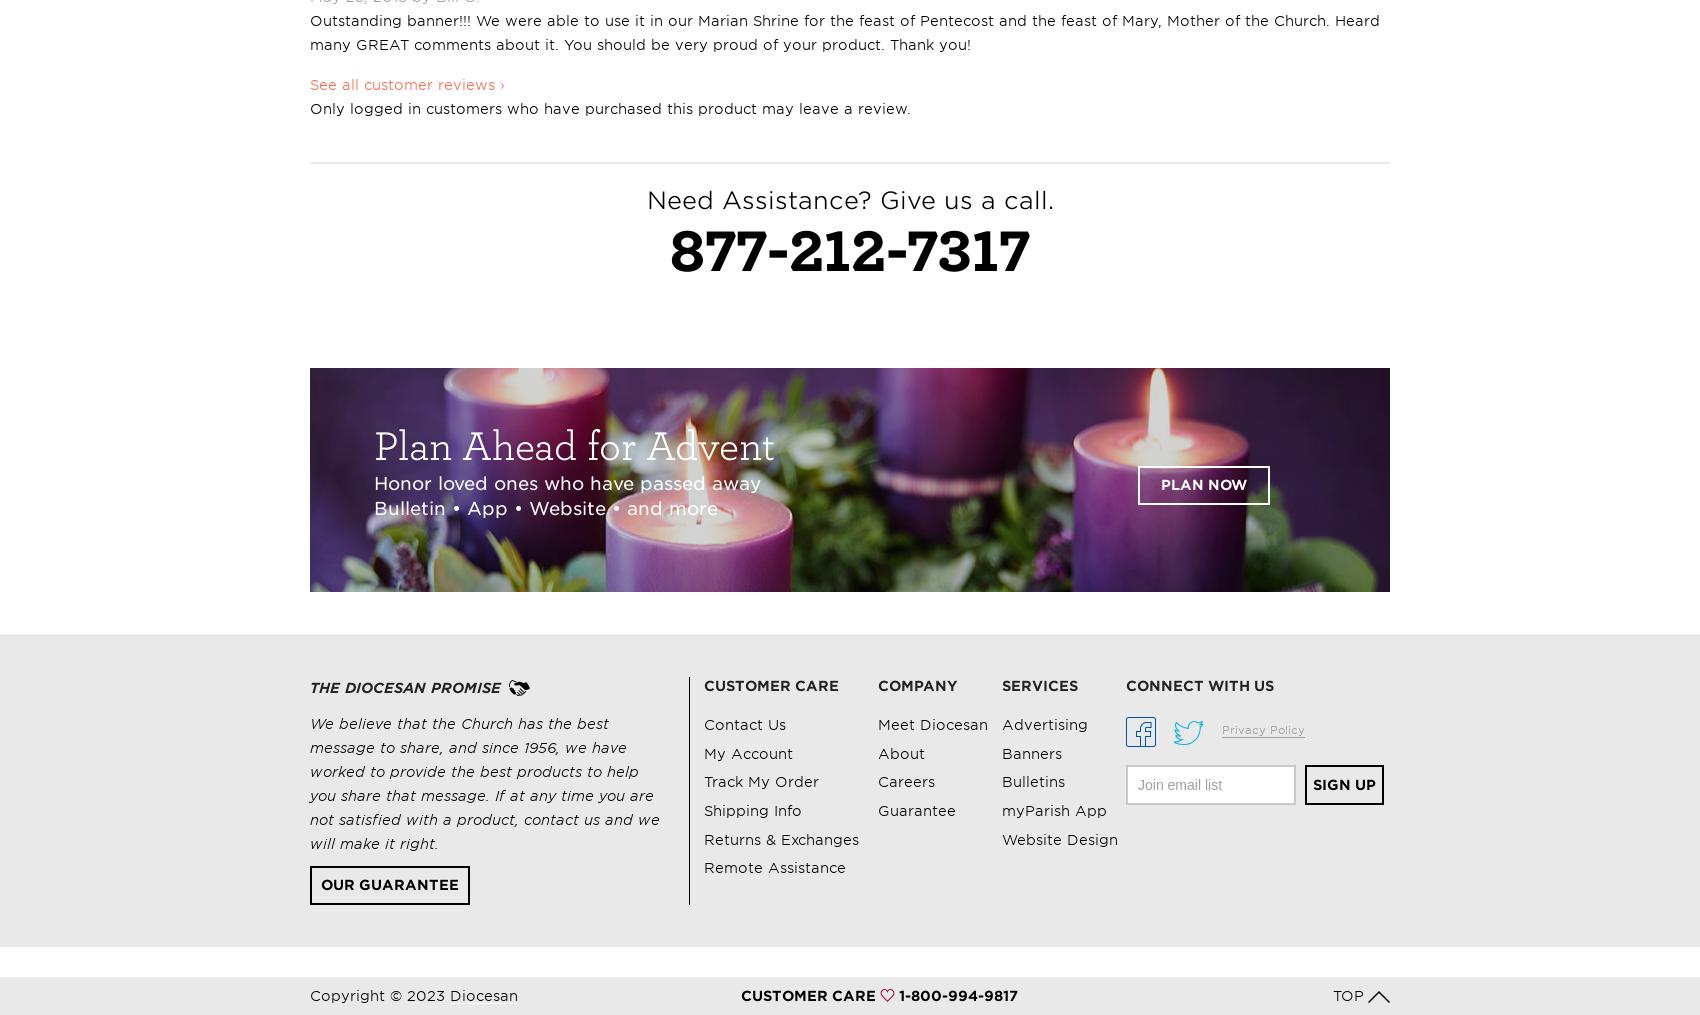  I want to click on 'Honor loved ones who have passed away', so click(373, 482).